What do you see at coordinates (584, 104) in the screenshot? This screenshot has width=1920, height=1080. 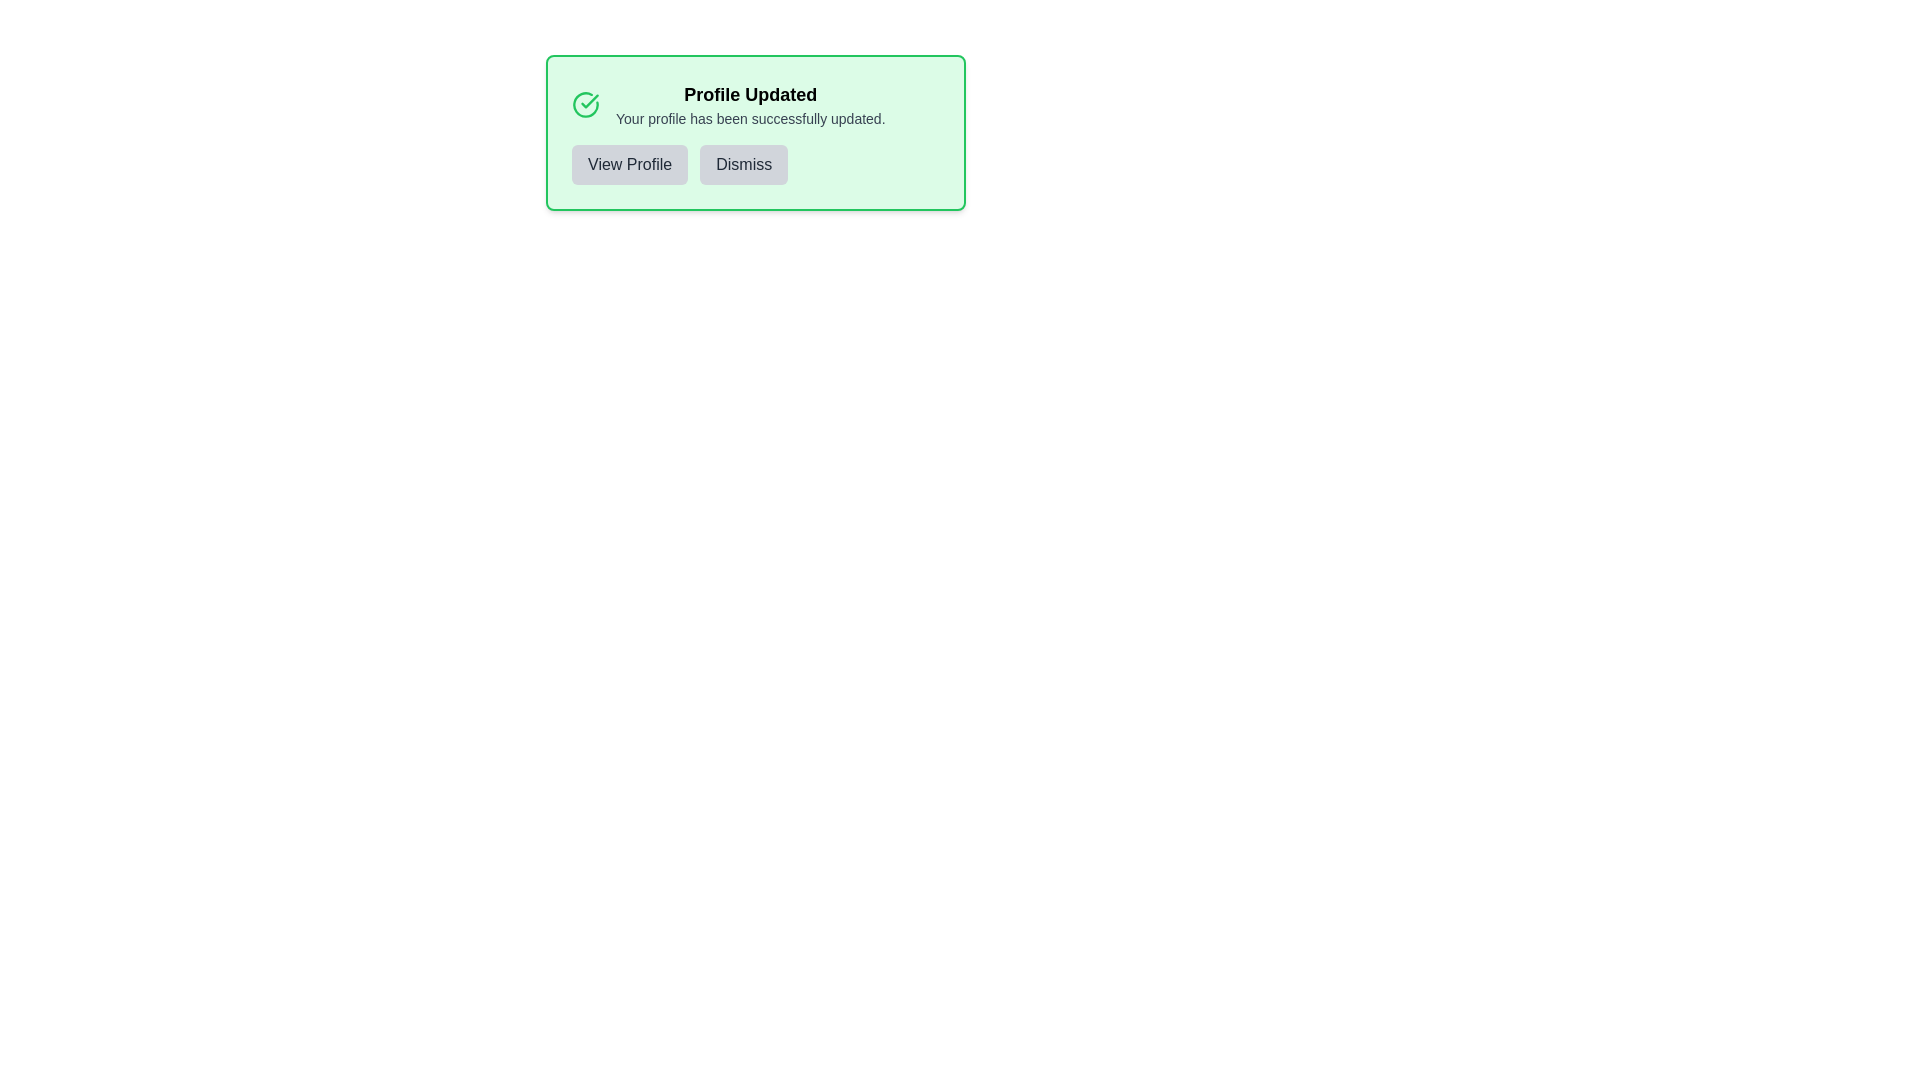 I see `the green checkmark circle icon located to the left of the 'Profile Updated' notification text` at bounding box center [584, 104].